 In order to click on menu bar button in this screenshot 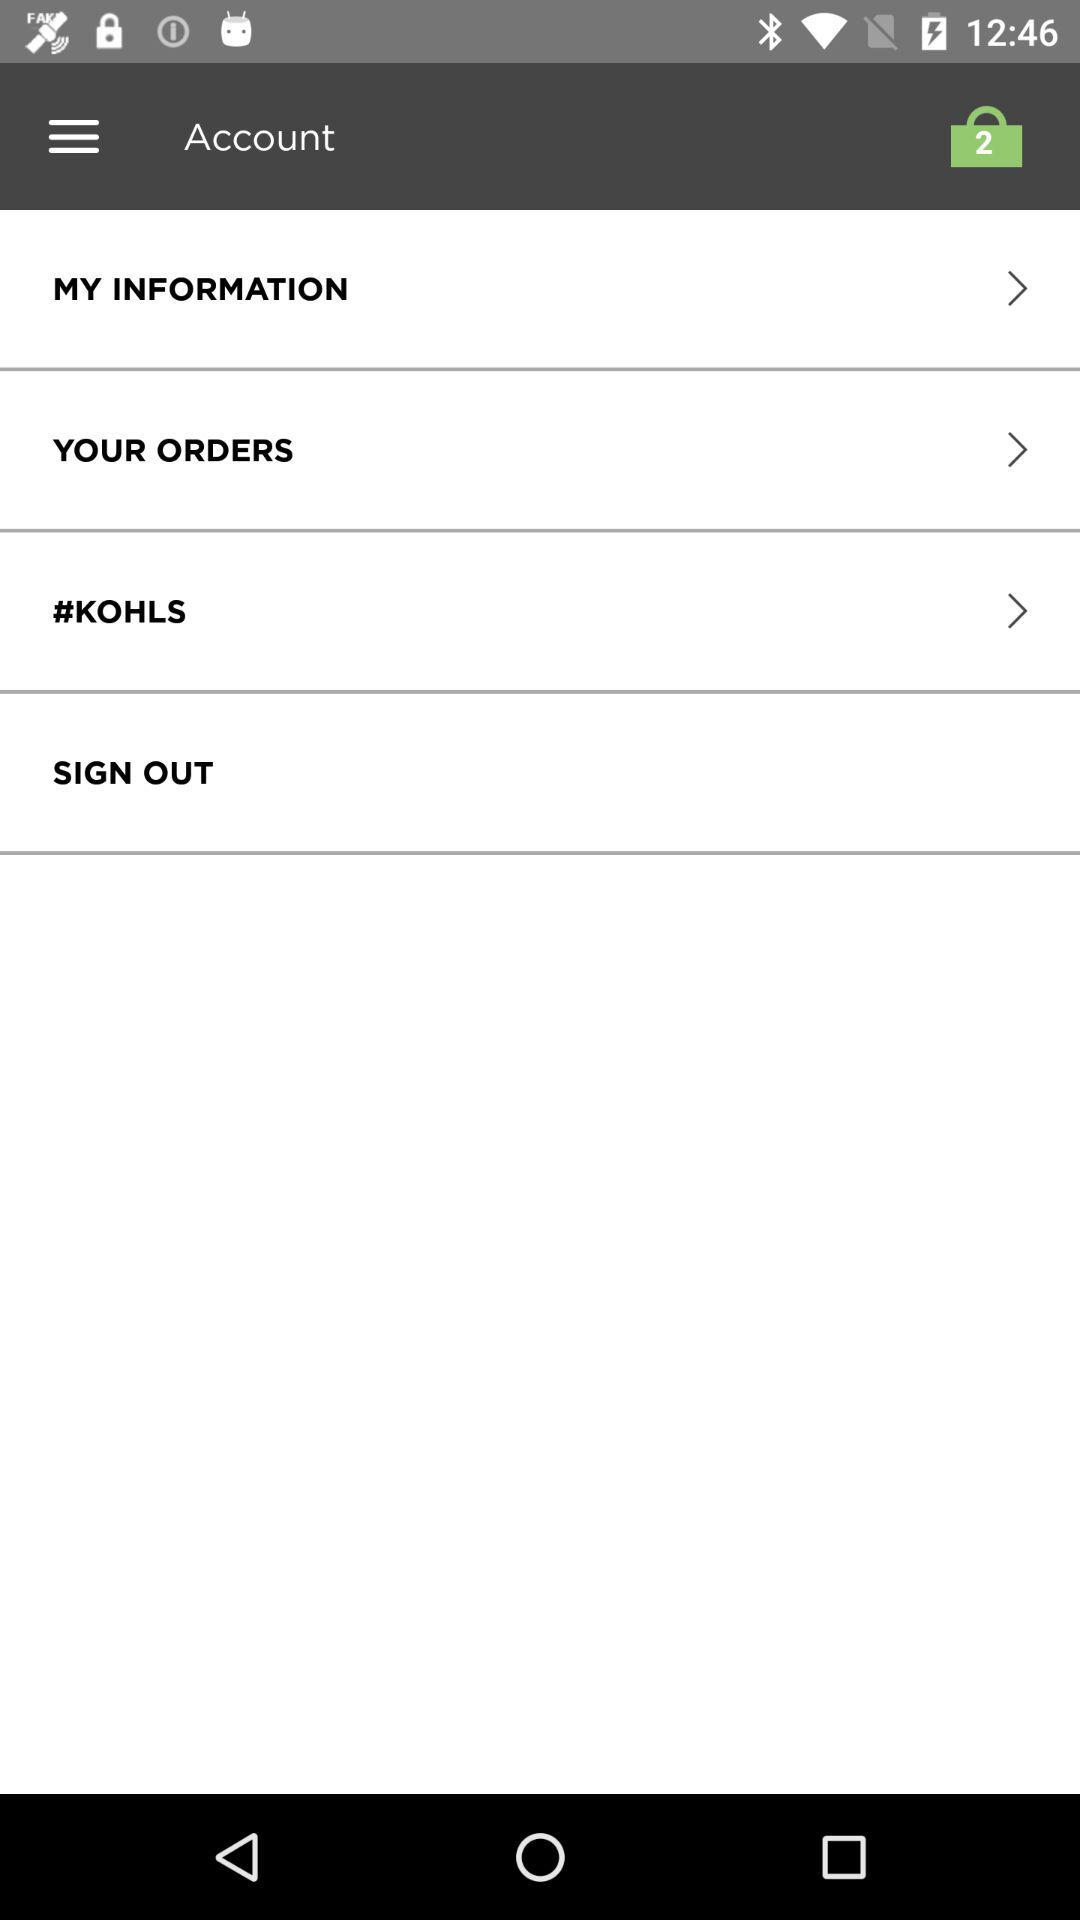, I will do `click(72, 135)`.